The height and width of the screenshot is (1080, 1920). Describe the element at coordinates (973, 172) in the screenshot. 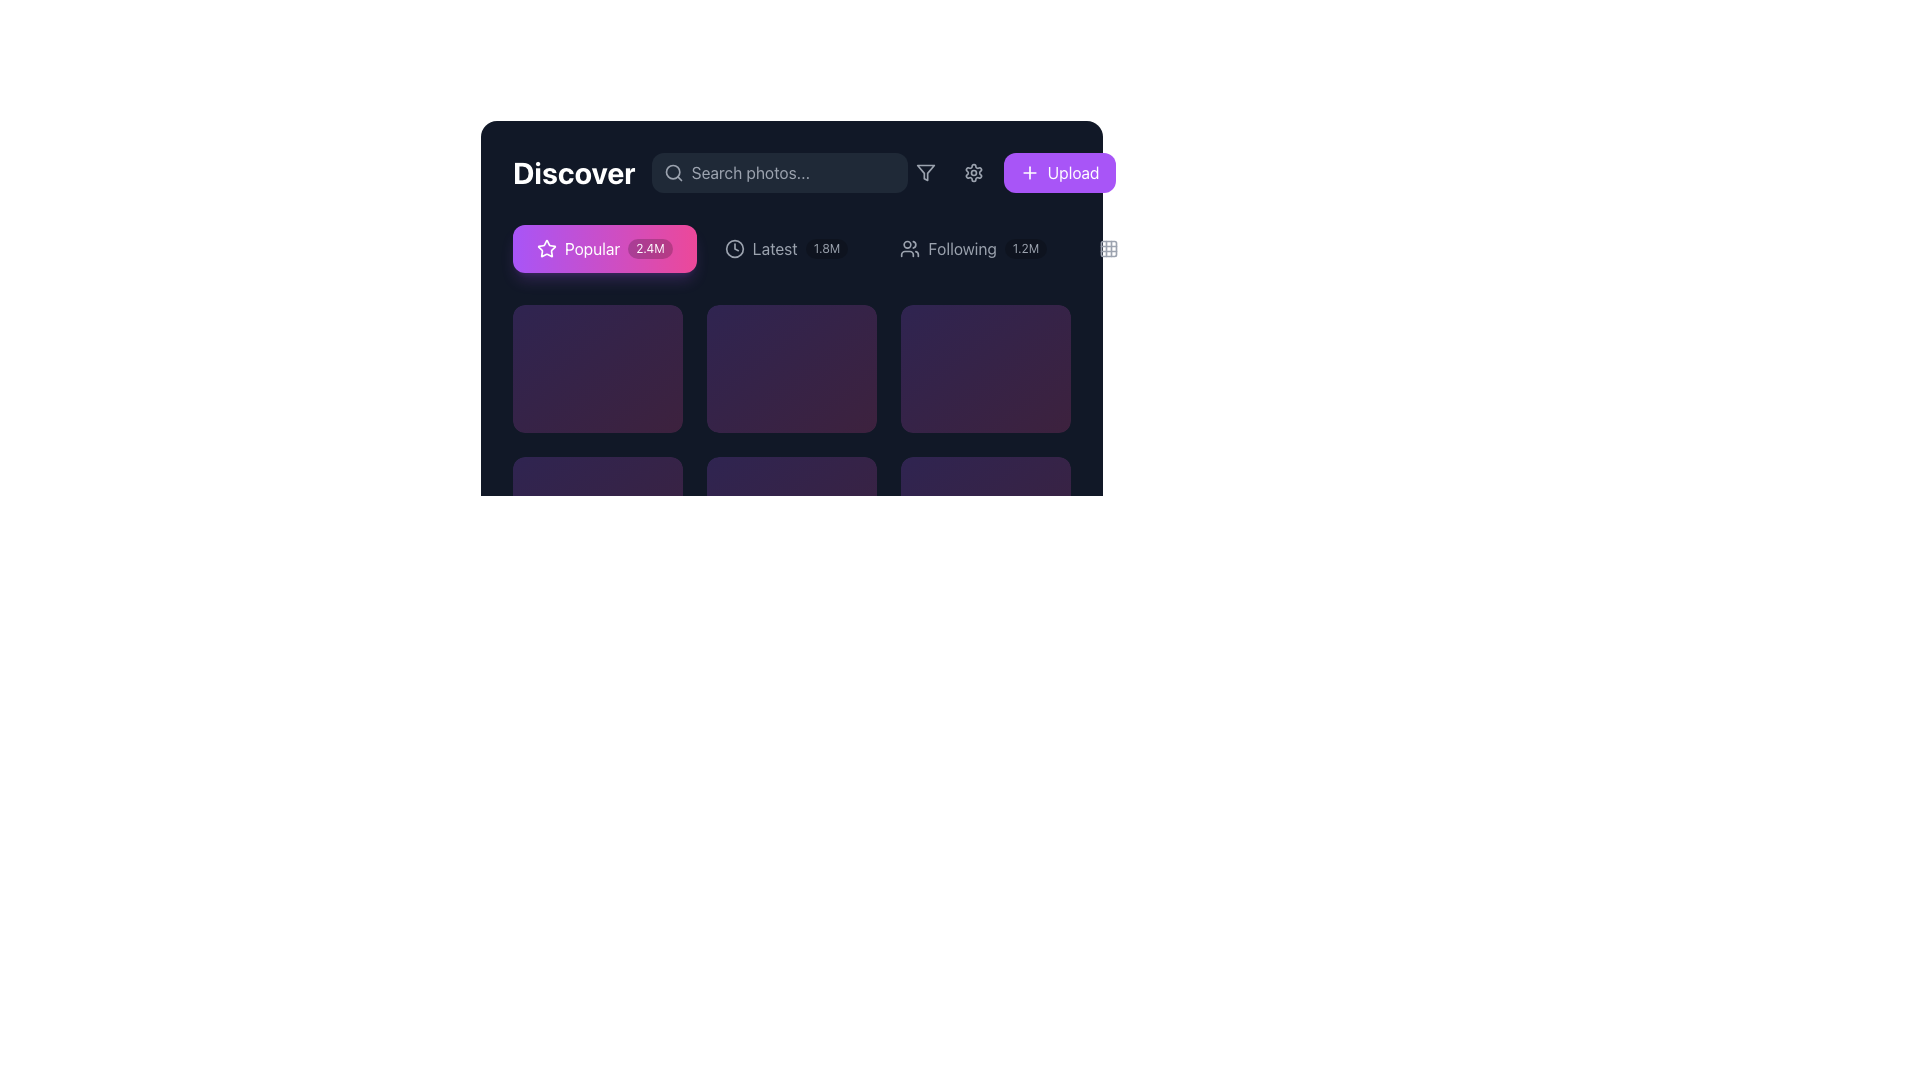

I see `the settings menu trigger button located towards the top-right corner of the interface, immediately to the left of the 'Upload' button` at that location.